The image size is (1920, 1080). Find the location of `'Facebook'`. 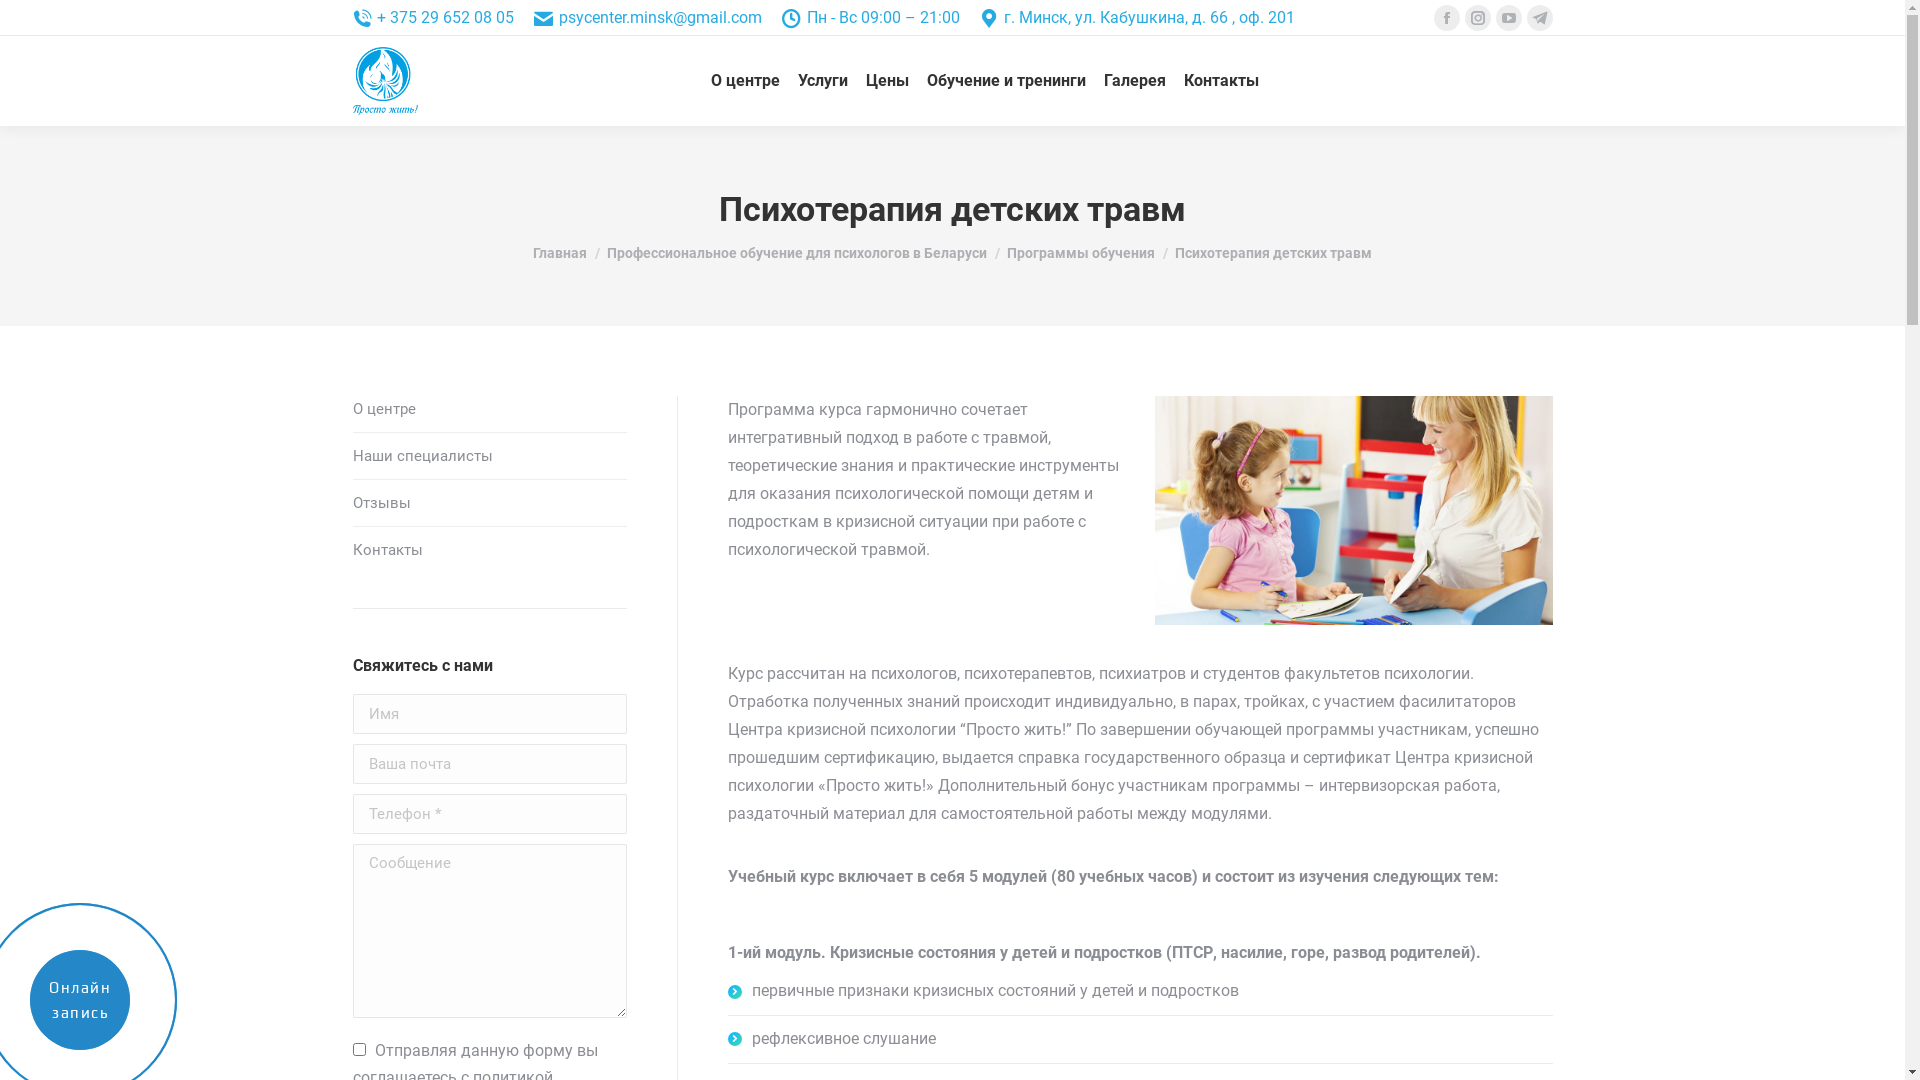

'Facebook' is located at coordinates (1446, 18).